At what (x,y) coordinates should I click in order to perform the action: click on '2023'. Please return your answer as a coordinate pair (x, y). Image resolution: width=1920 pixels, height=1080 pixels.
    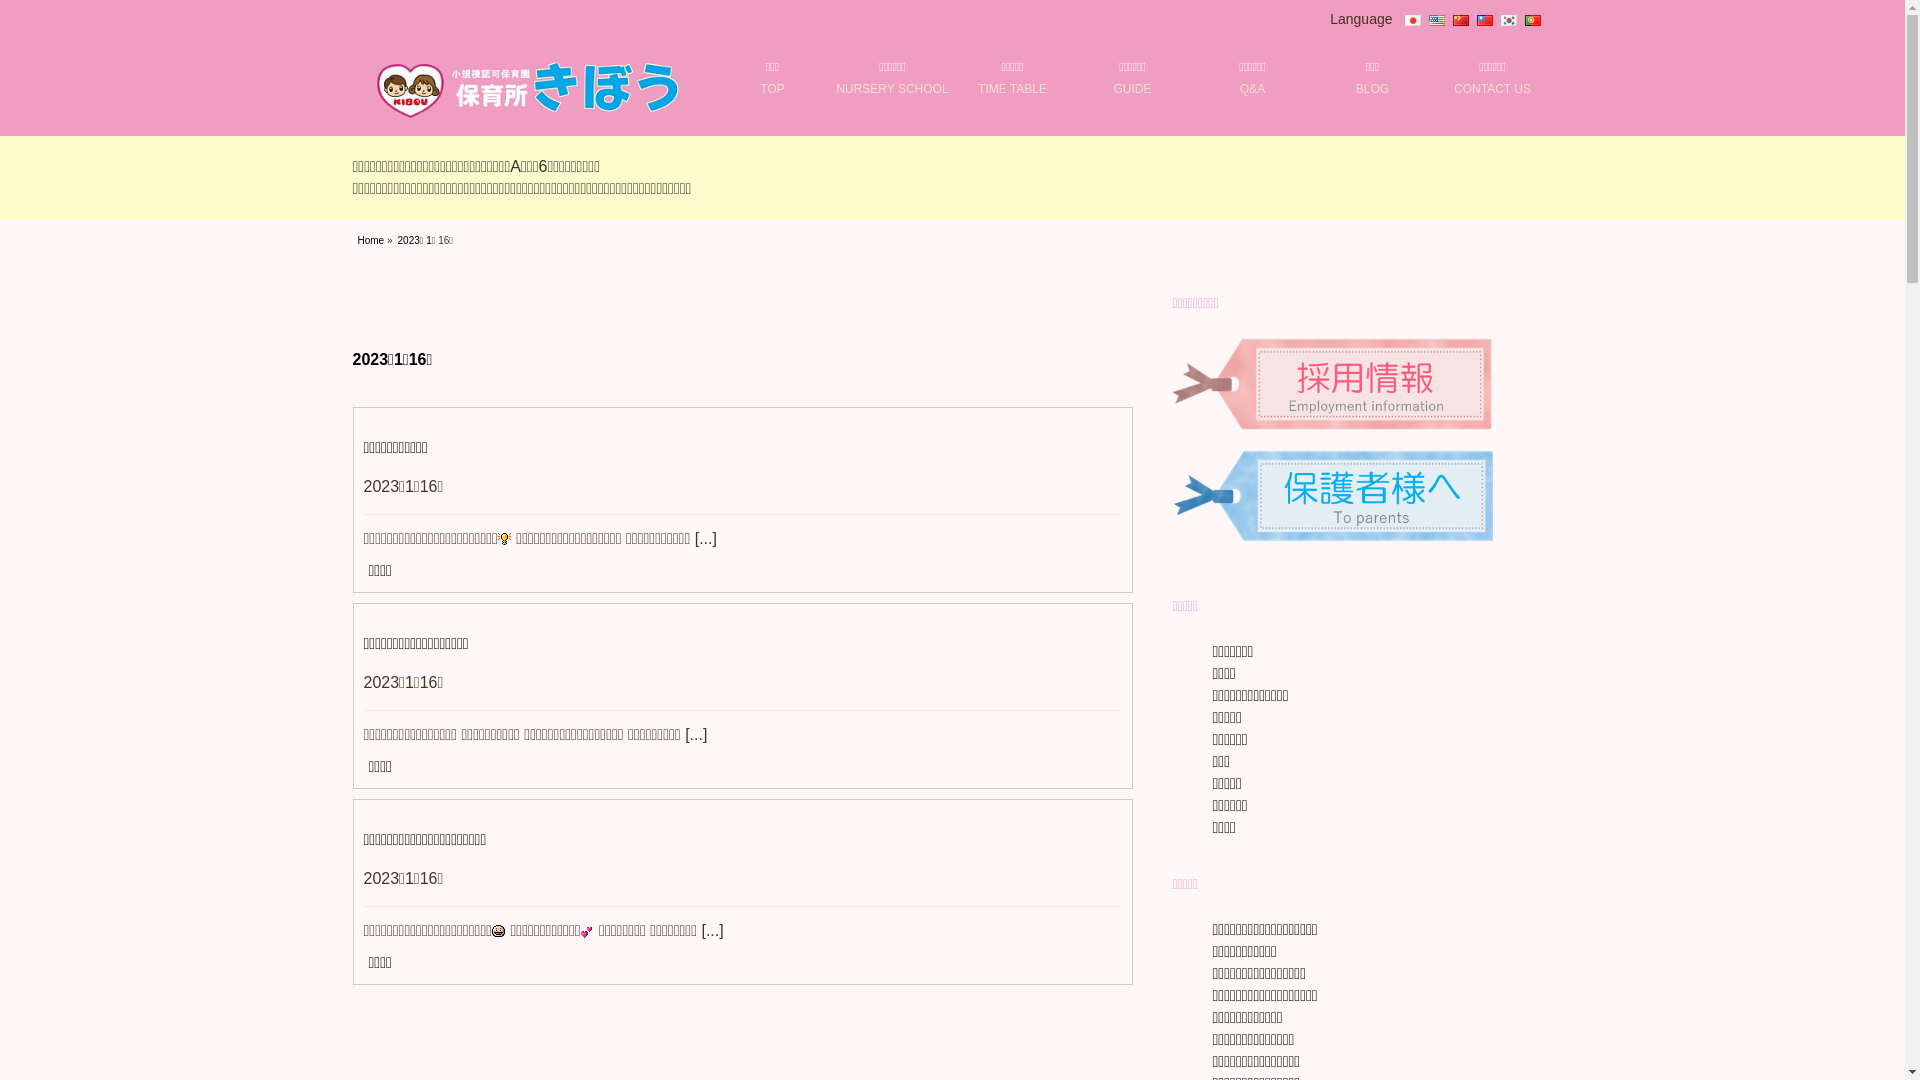
    Looking at the image, I should click on (407, 239).